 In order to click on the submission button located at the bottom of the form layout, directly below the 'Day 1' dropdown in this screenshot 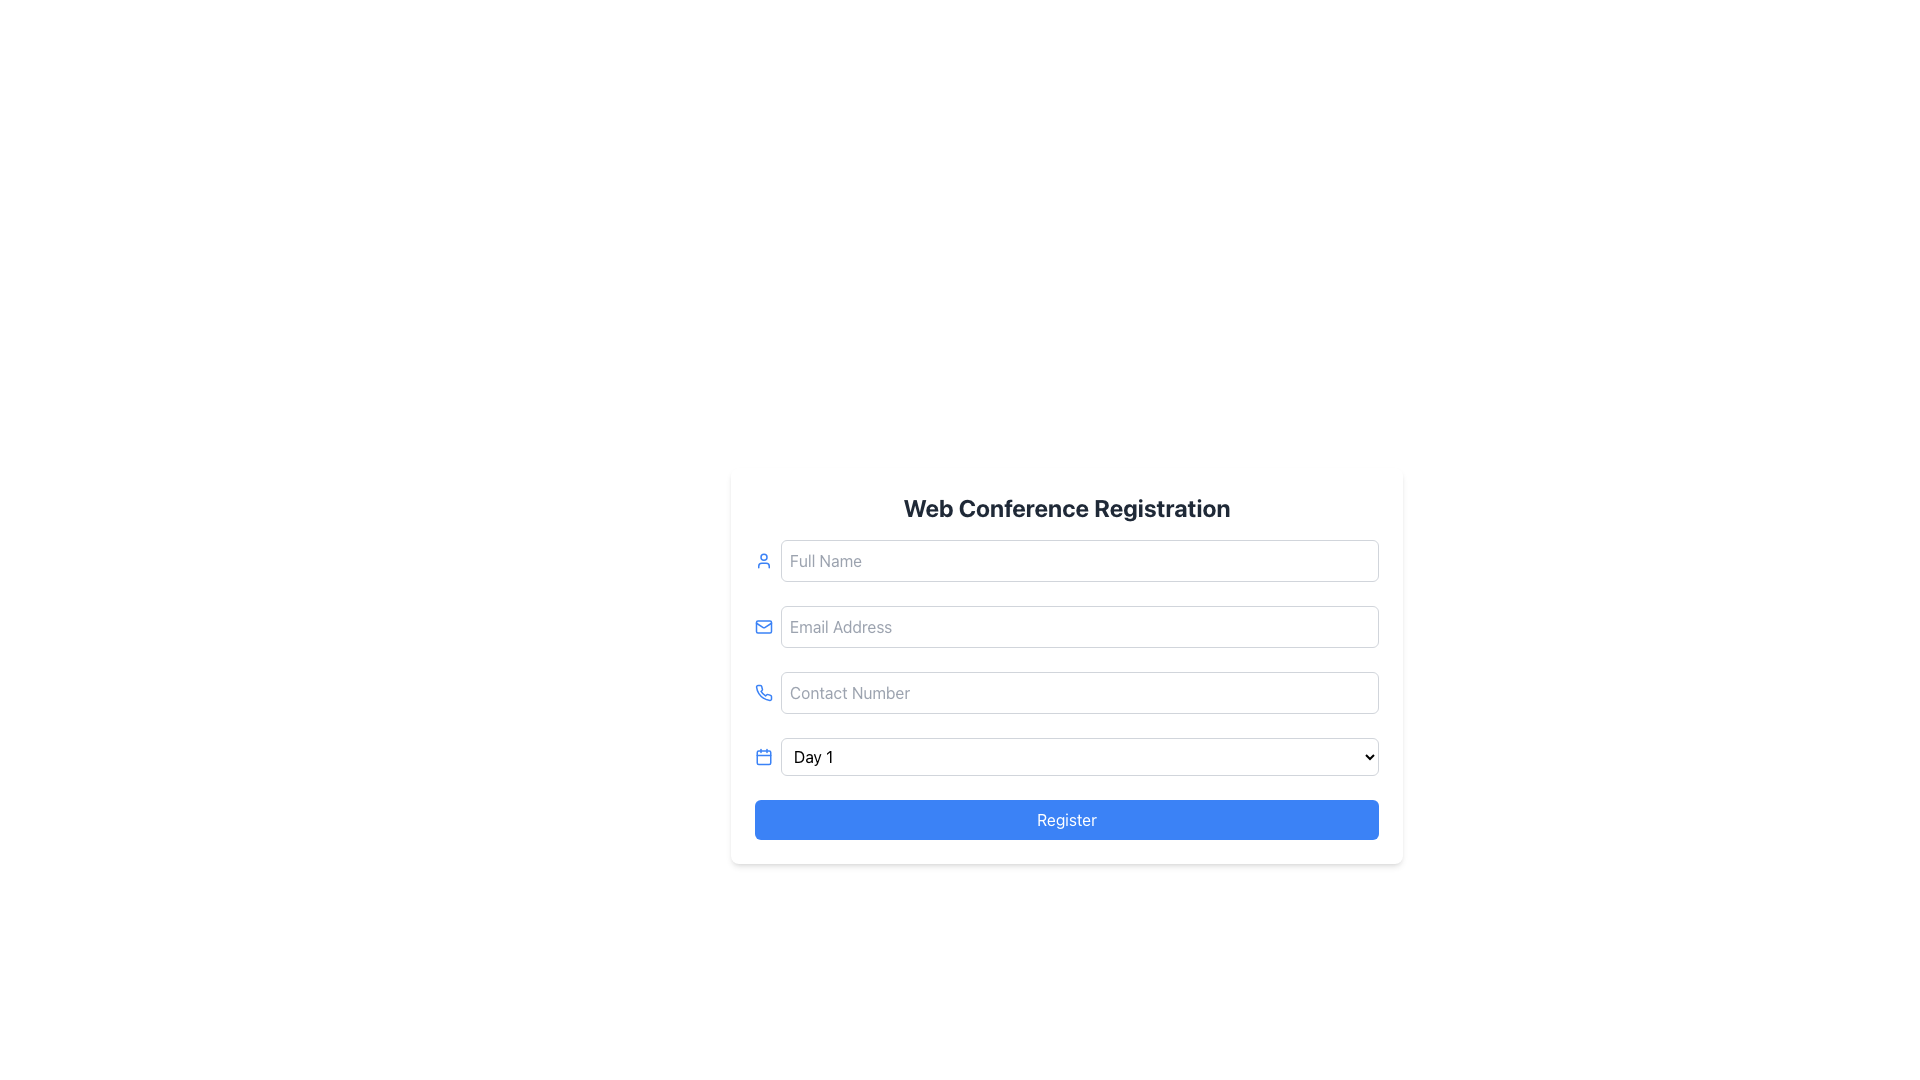, I will do `click(1065, 820)`.